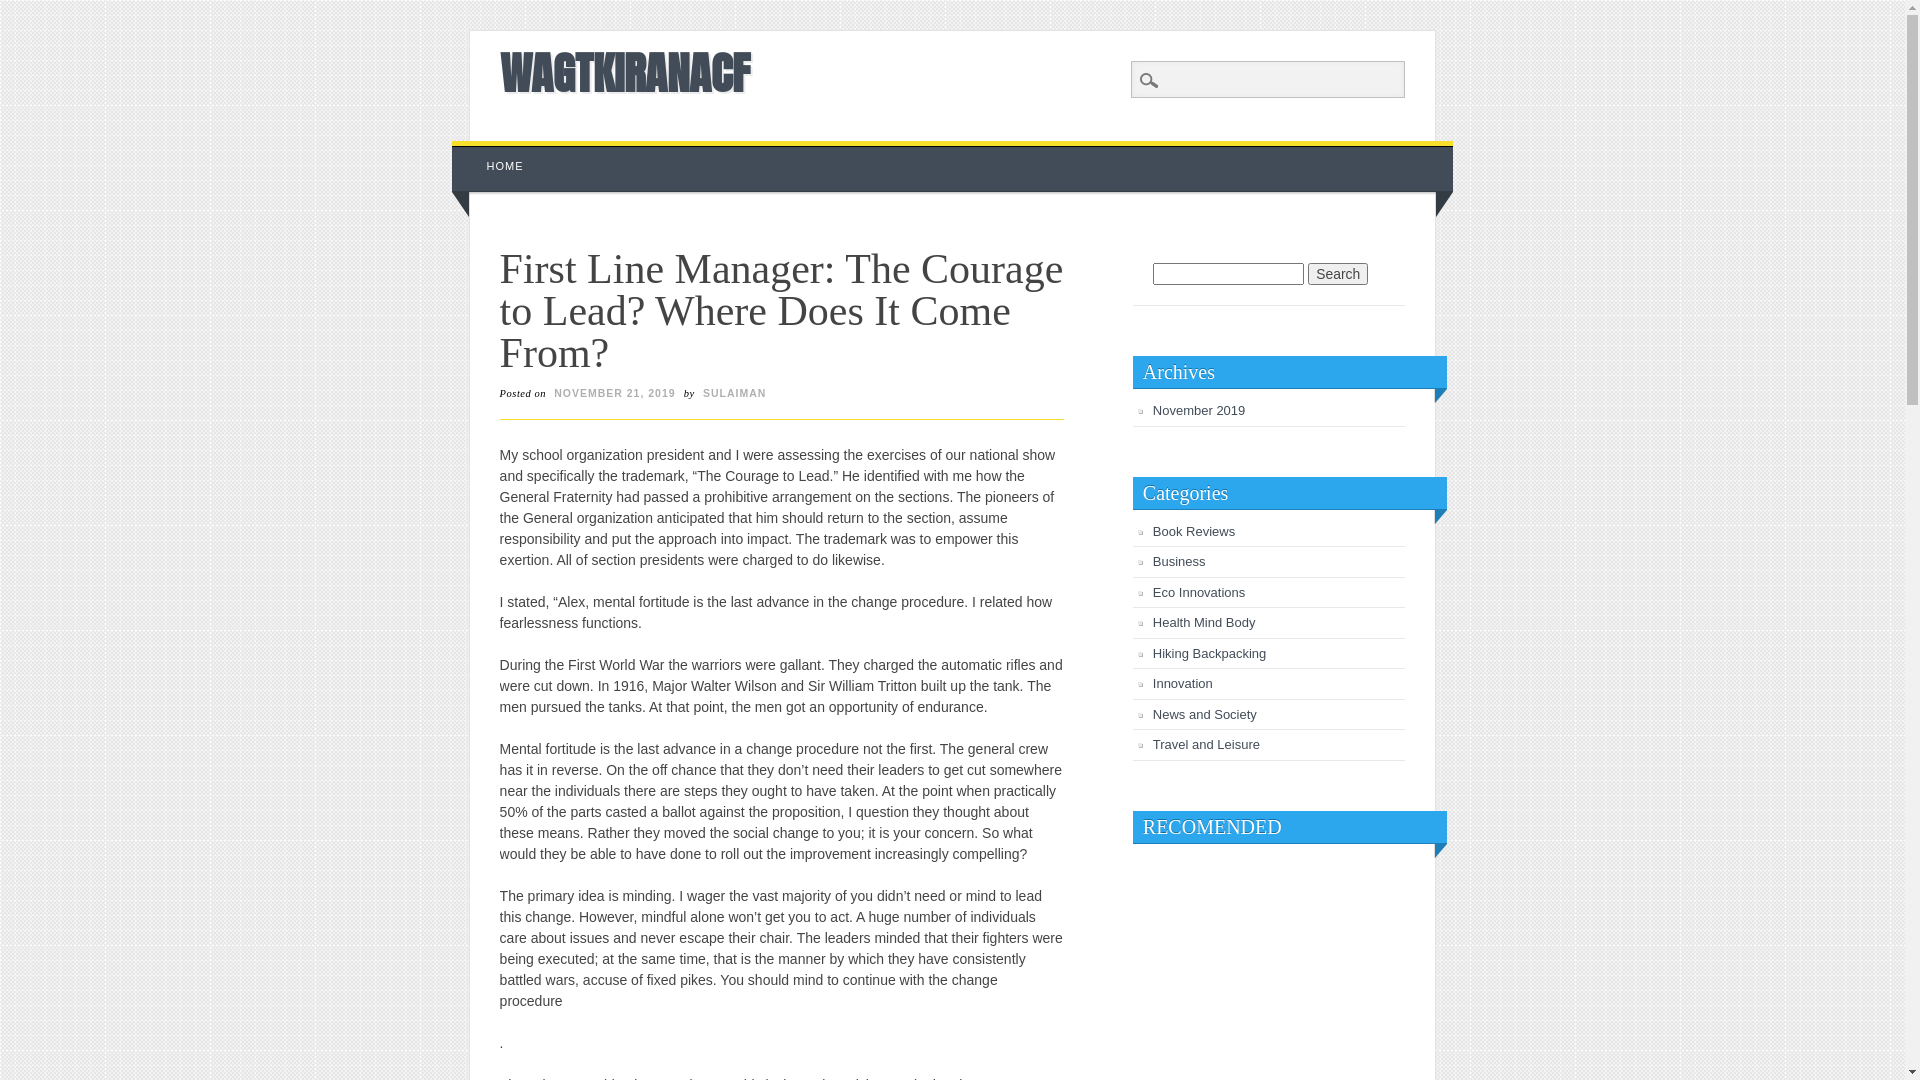 The width and height of the screenshot is (1920, 1080). What do you see at coordinates (623, 72) in the screenshot?
I see `'WAGTKIRANACF'` at bounding box center [623, 72].